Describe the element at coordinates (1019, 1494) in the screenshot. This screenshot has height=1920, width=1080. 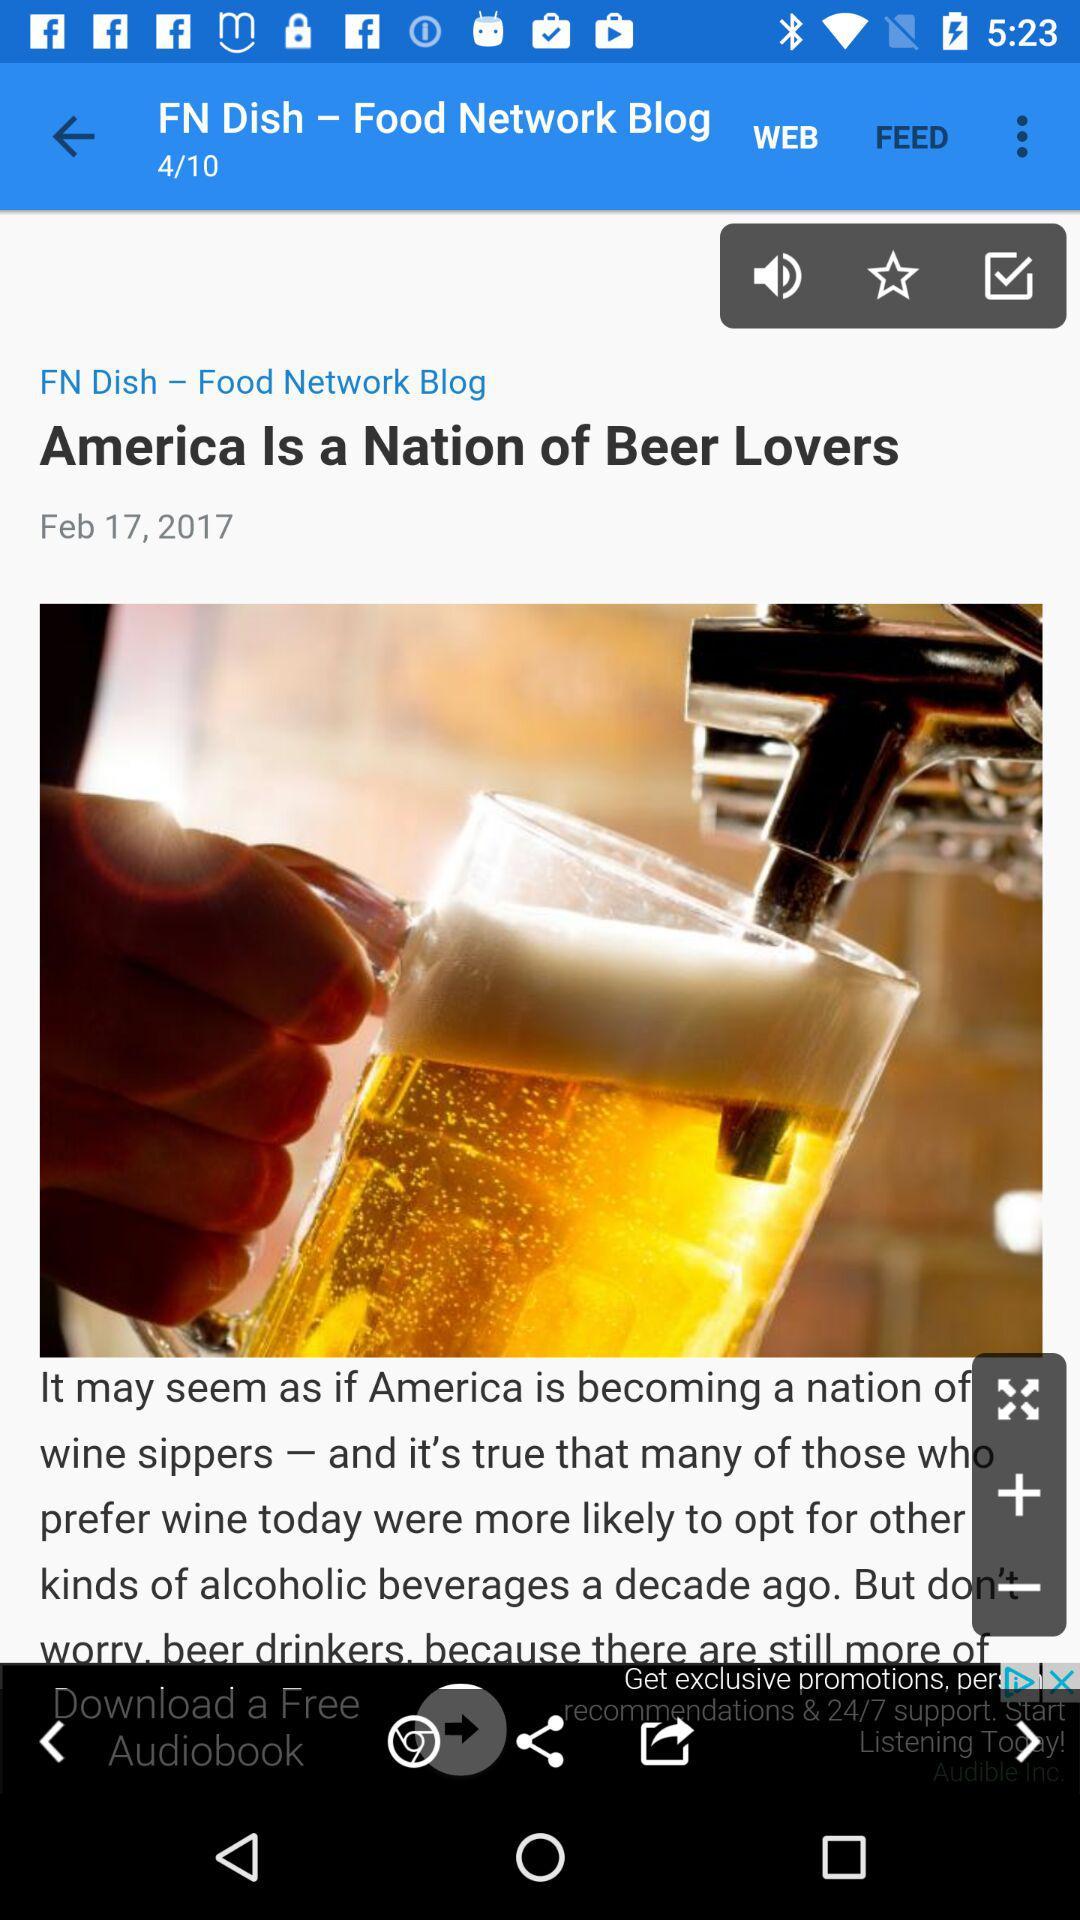
I see `the add icon` at that location.